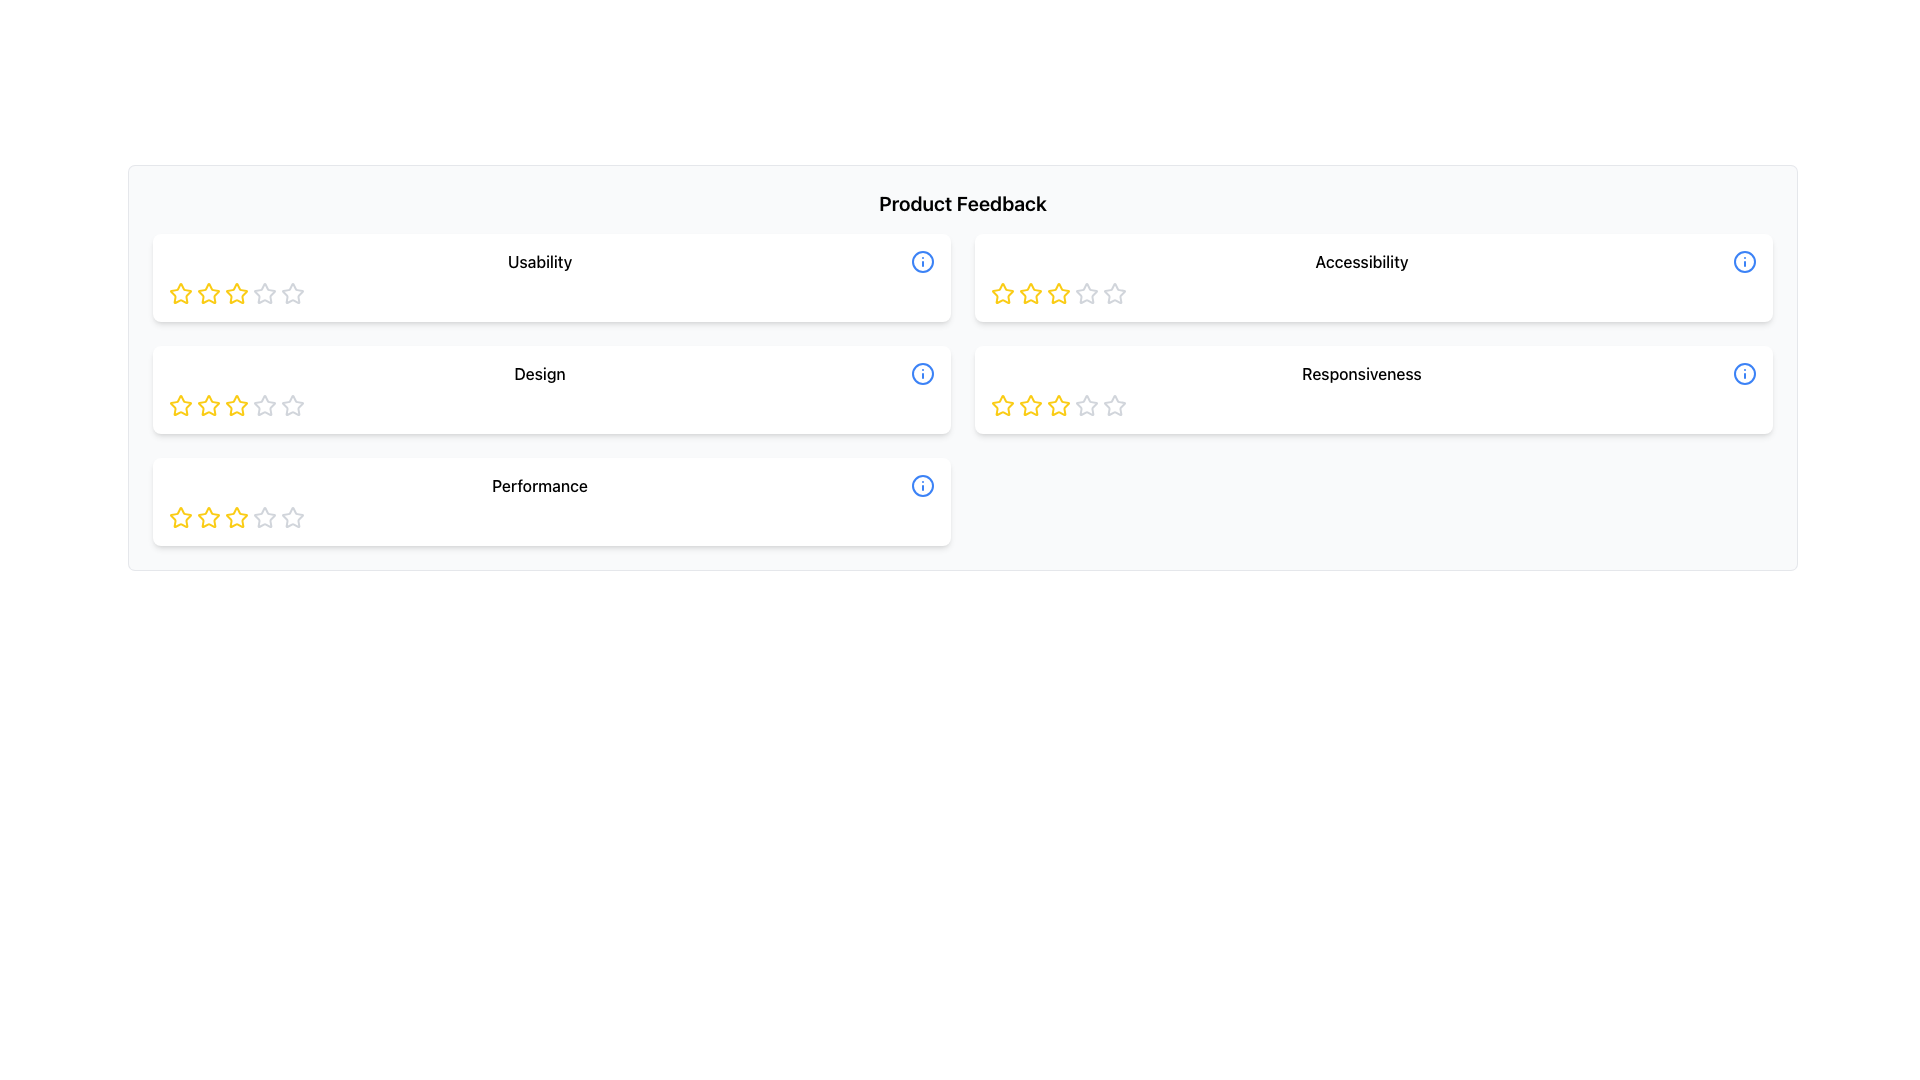 This screenshot has width=1920, height=1080. Describe the element at coordinates (1361, 261) in the screenshot. I see `the 'Accessibility' feedback category label located in the top right quadrant of the 'Product Feedback' section, which precedes an information icon` at that location.